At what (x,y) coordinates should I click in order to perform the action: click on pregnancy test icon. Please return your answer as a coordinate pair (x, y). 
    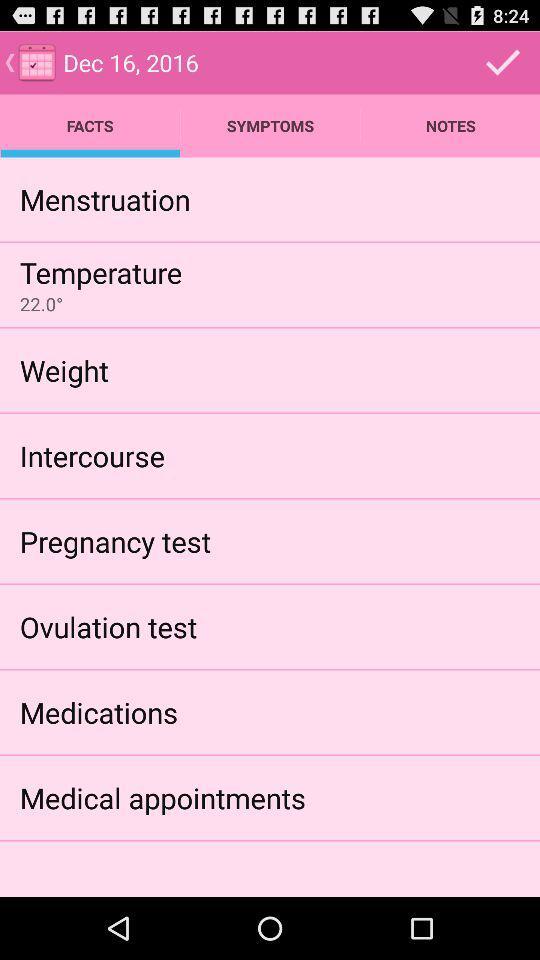
    Looking at the image, I should click on (115, 541).